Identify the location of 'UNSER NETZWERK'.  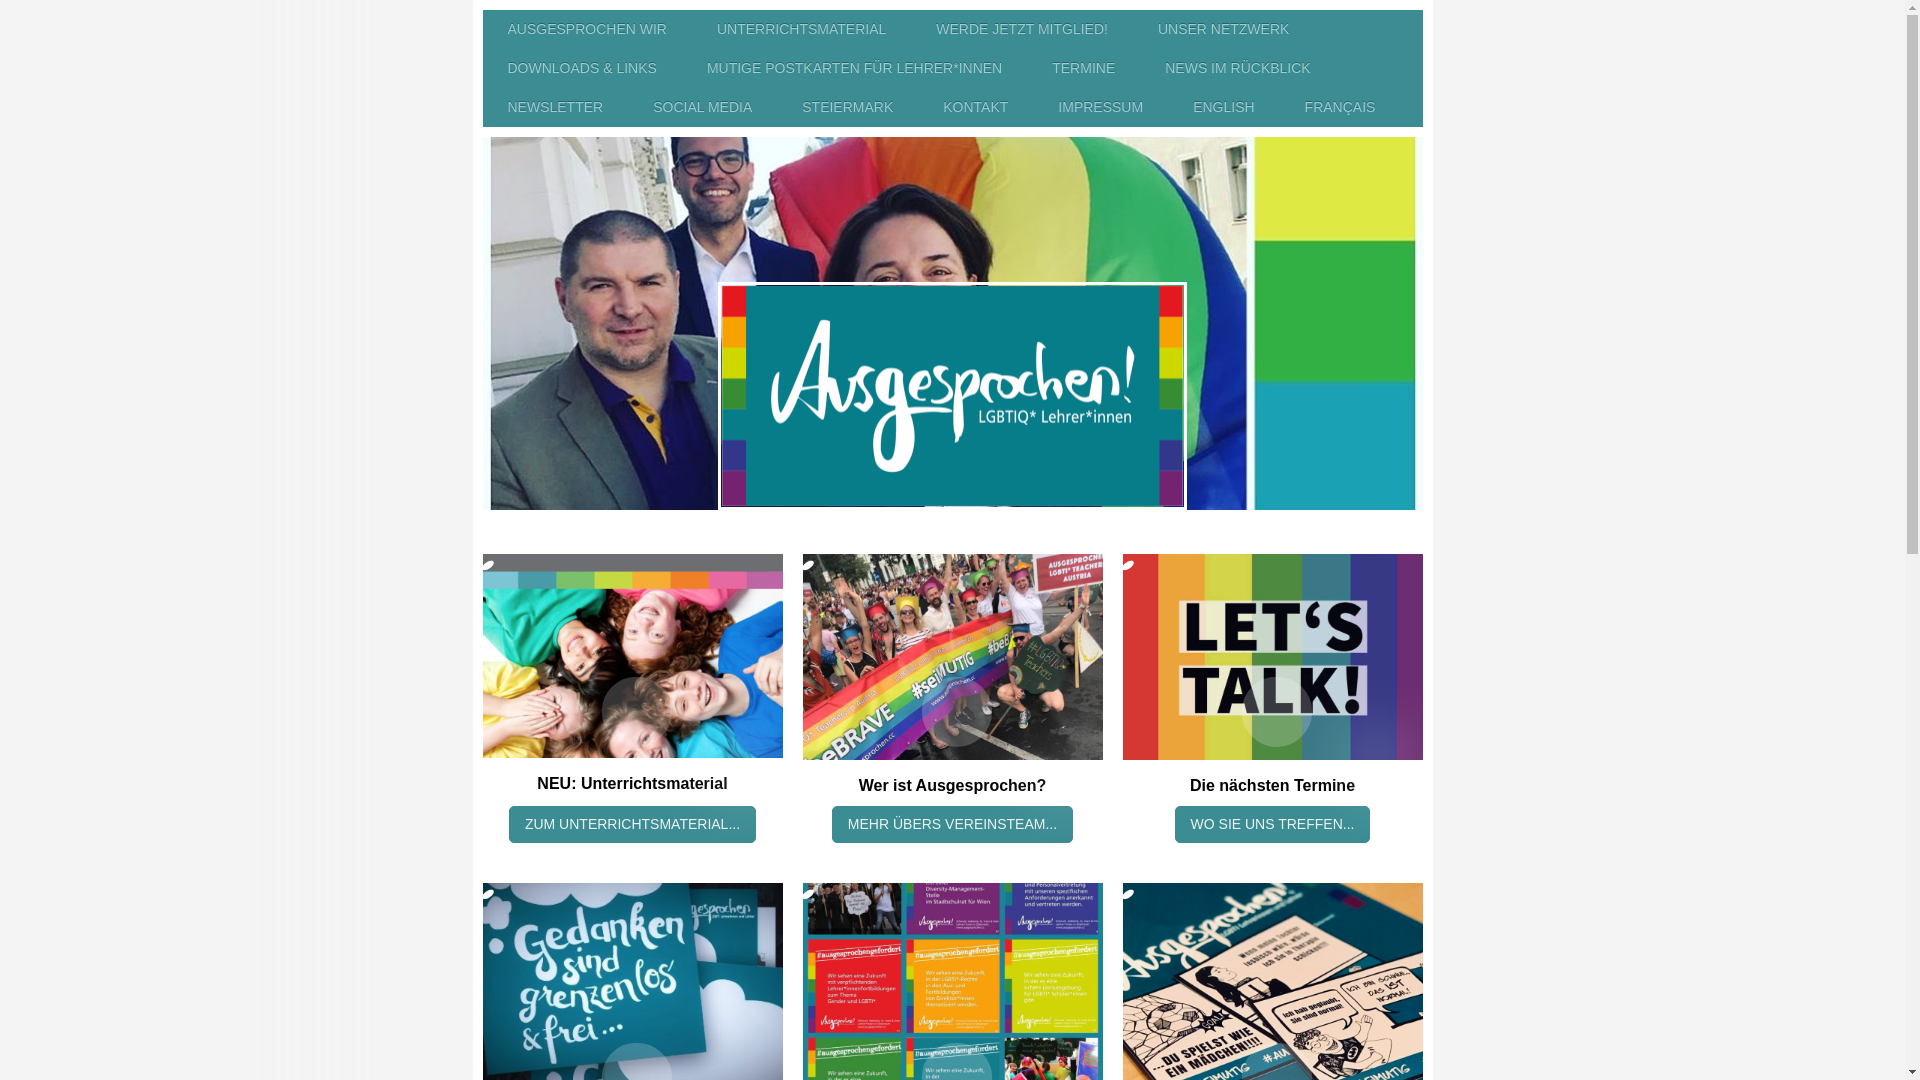
(1222, 29).